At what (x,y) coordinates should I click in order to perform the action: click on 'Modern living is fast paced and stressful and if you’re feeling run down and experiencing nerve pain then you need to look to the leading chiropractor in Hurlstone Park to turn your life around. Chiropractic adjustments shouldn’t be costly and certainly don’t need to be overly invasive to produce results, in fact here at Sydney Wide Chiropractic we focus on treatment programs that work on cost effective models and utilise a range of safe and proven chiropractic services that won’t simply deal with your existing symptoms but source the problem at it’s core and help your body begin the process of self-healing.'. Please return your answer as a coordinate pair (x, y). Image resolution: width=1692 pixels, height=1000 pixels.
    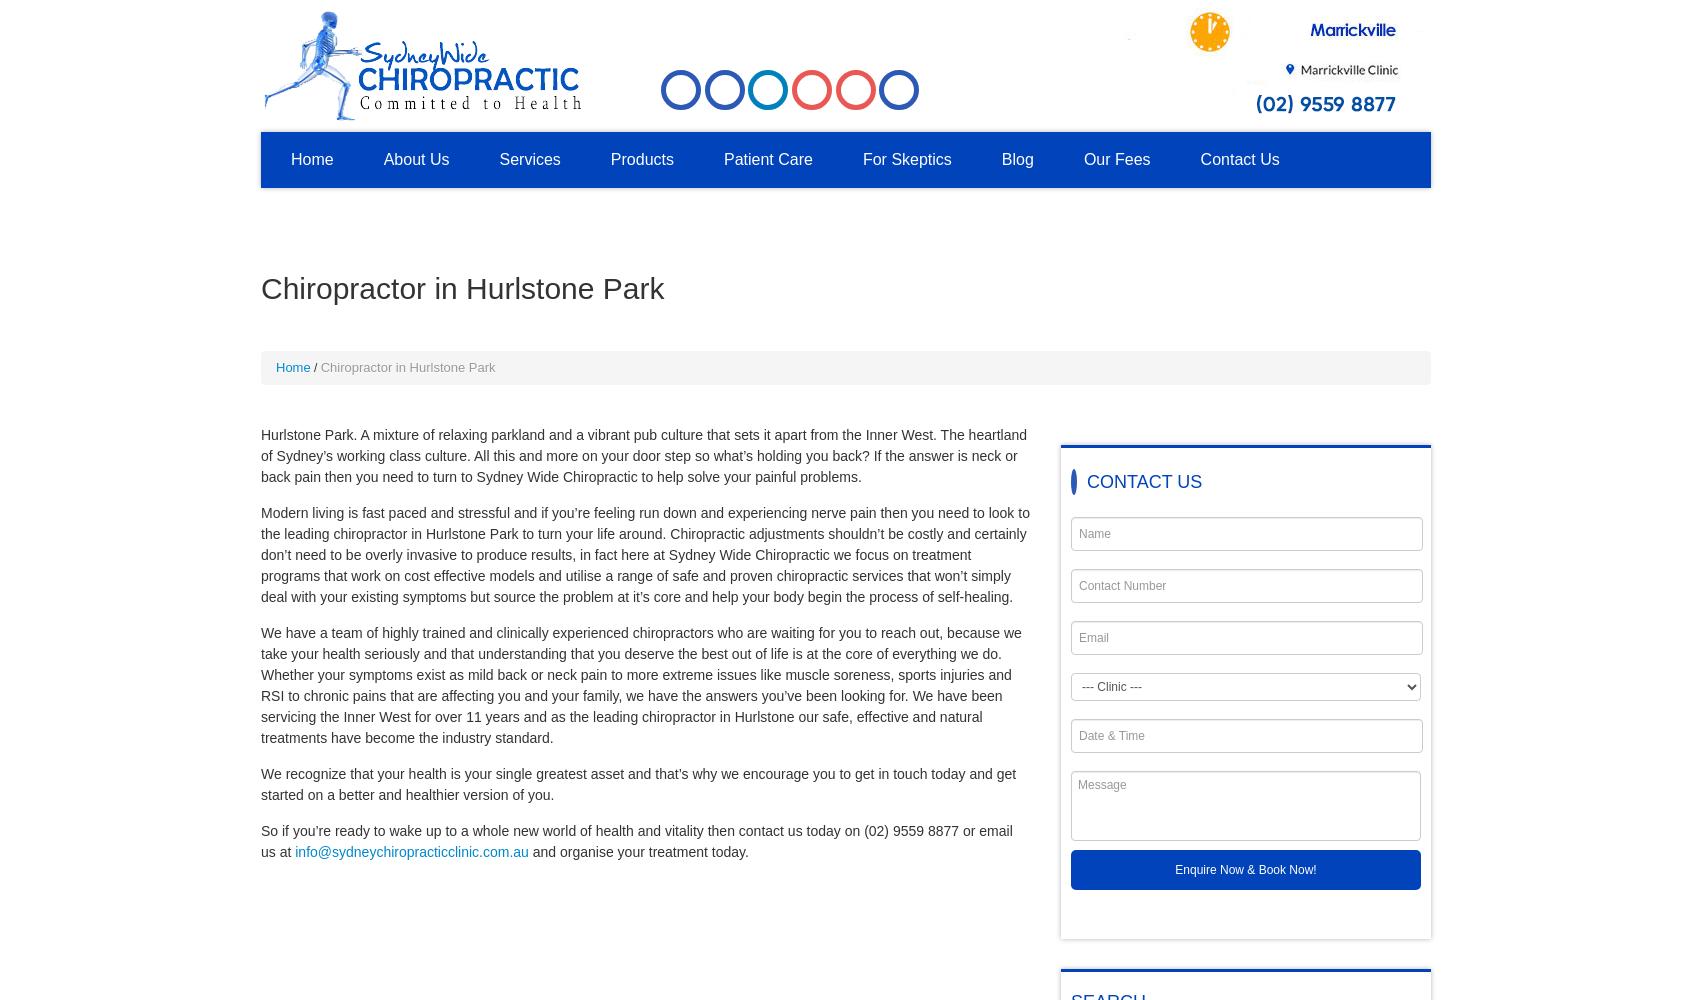
    Looking at the image, I should click on (261, 555).